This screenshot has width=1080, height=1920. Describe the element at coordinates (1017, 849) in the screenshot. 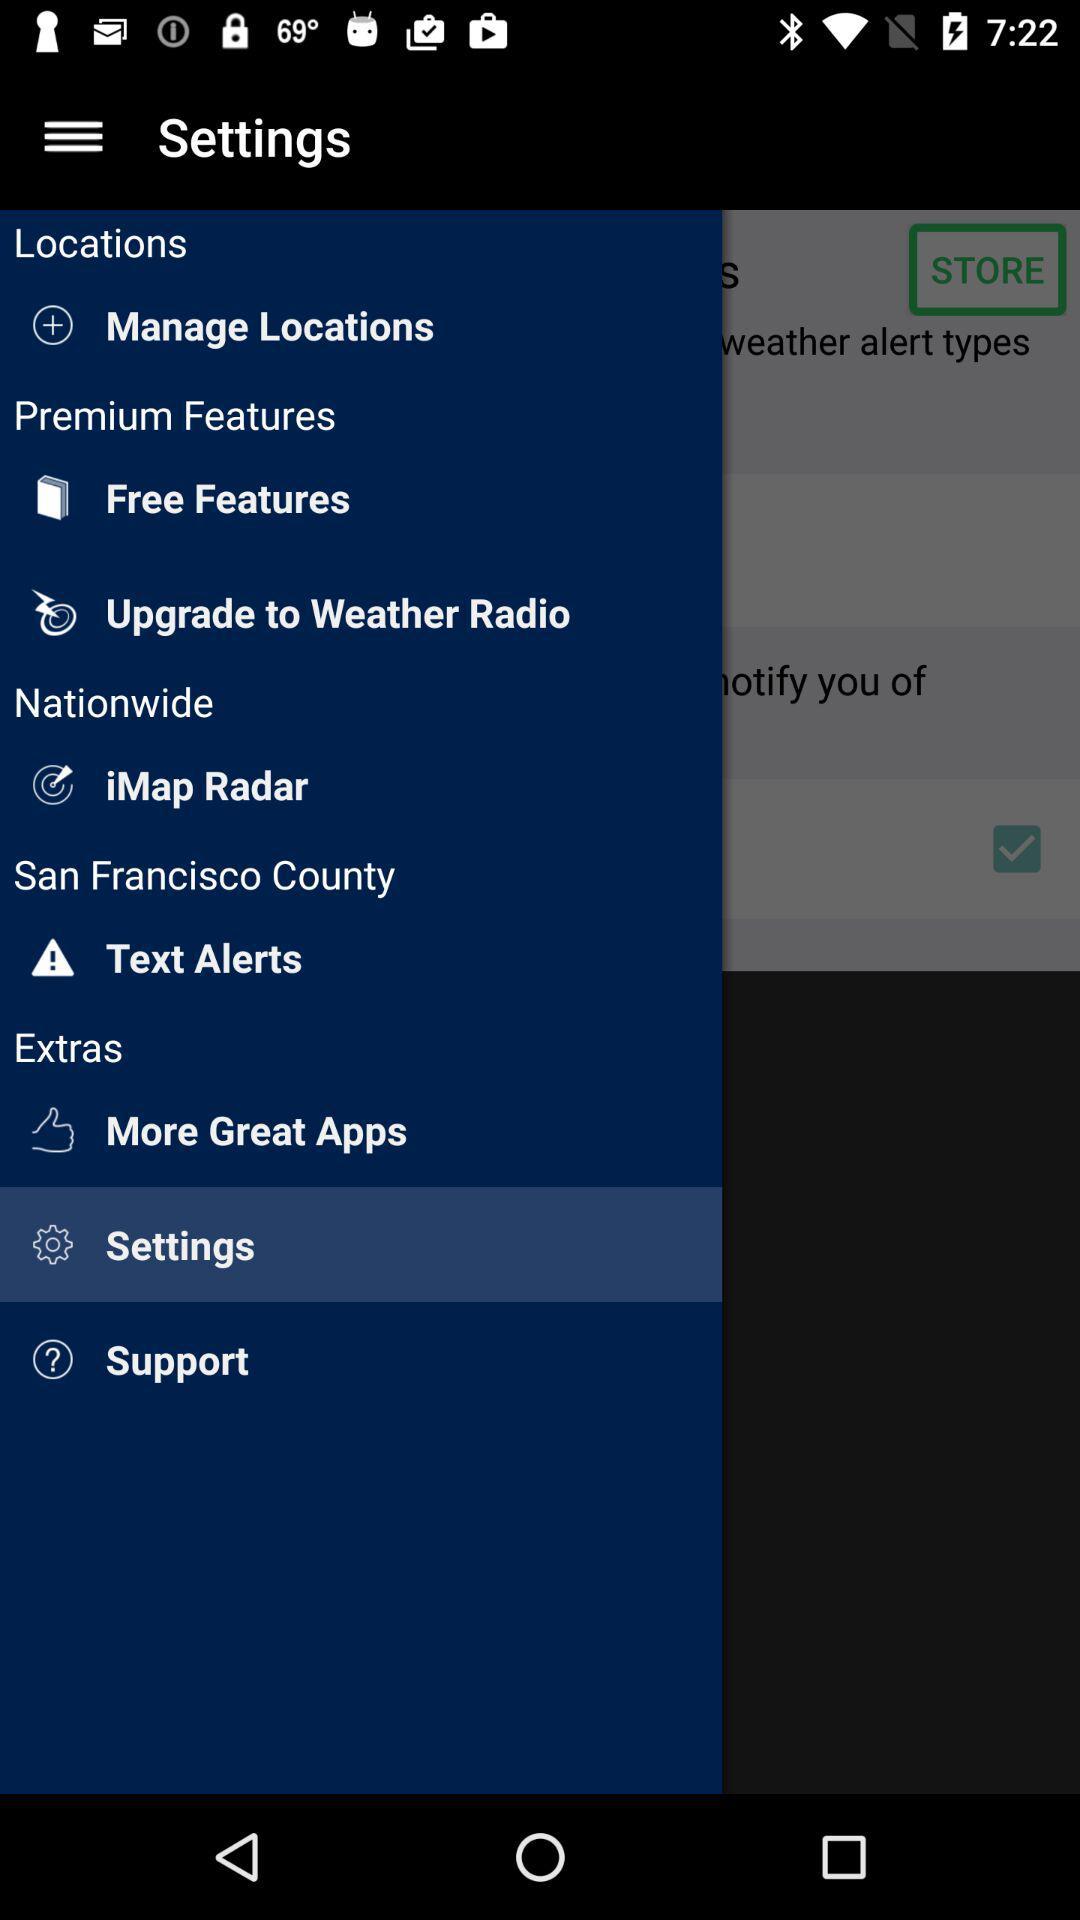

I see `check box which is in green color and also has got tick mark` at that location.